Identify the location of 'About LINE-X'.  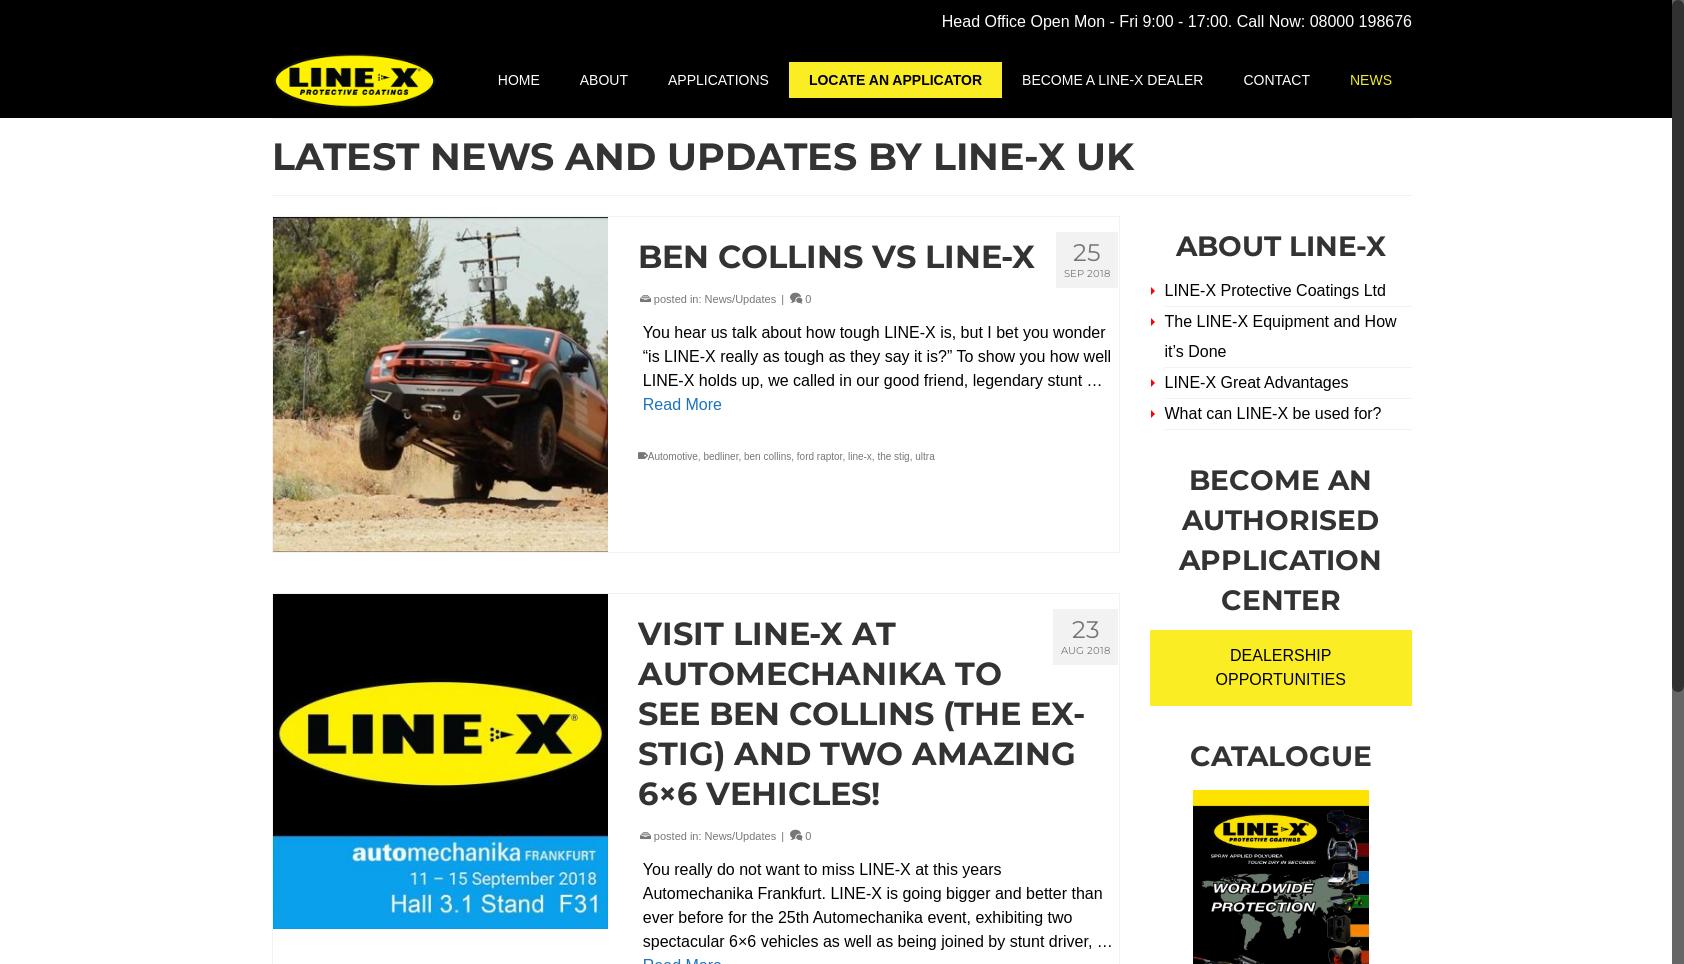
(1279, 245).